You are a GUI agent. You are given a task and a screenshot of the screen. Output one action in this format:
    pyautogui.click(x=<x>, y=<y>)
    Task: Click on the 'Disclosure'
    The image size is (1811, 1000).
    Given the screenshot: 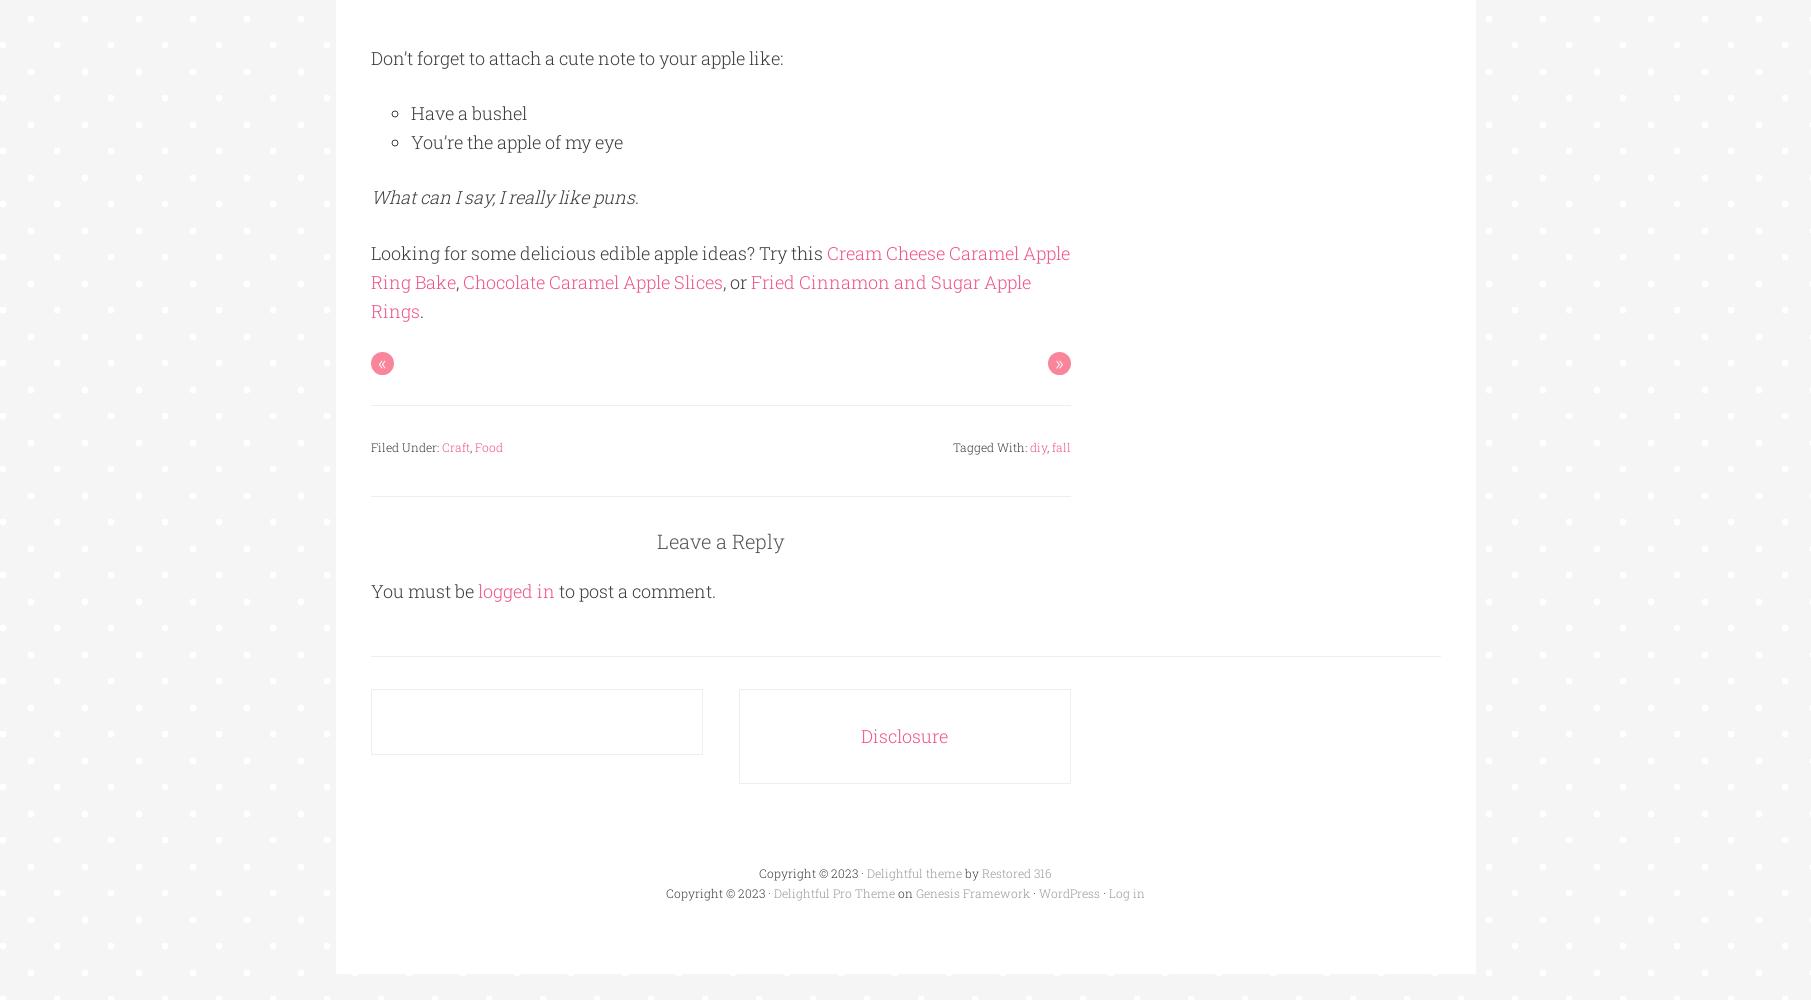 What is the action you would take?
    pyautogui.click(x=904, y=735)
    